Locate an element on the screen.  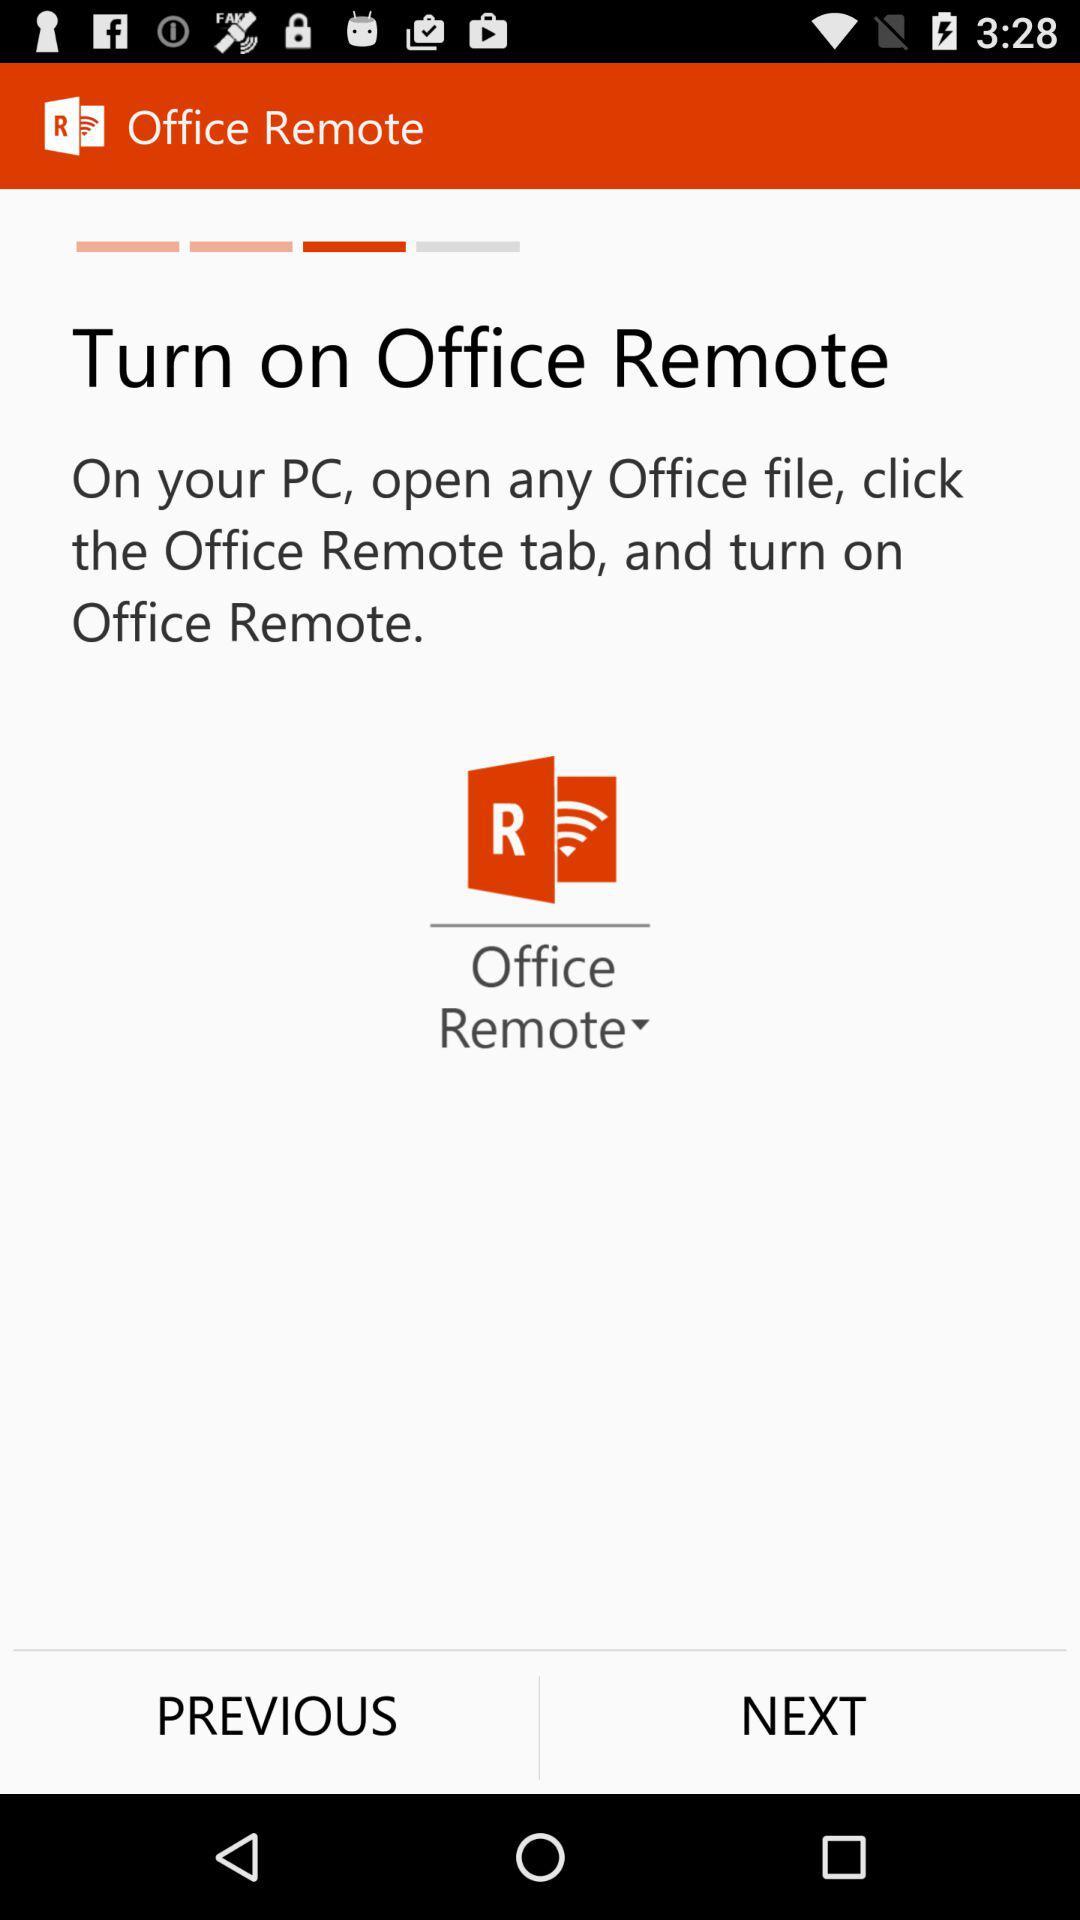
item to the left of next item is located at coordinates (276, 1713).